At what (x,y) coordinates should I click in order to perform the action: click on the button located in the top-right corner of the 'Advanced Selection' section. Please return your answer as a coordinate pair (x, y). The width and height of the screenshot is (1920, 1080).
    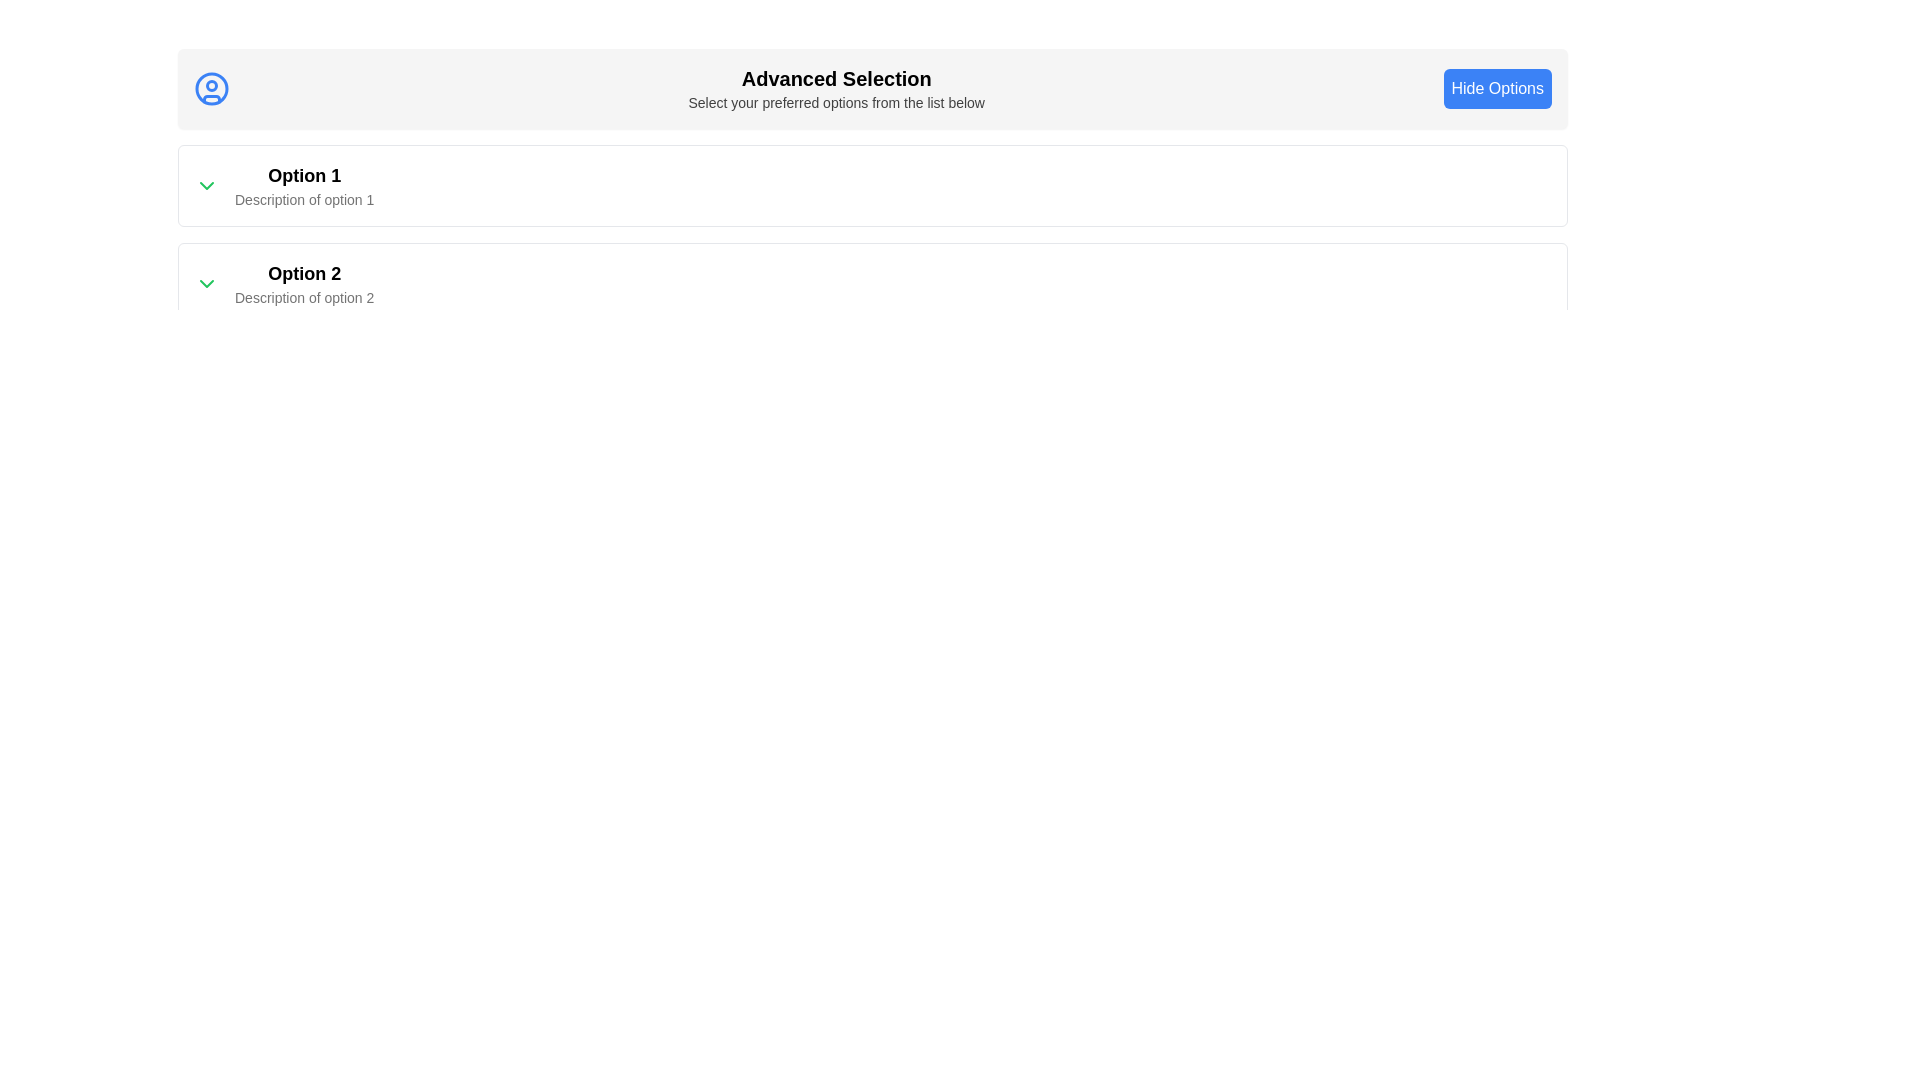
    Looking at the image, I should click on (1497, 87).